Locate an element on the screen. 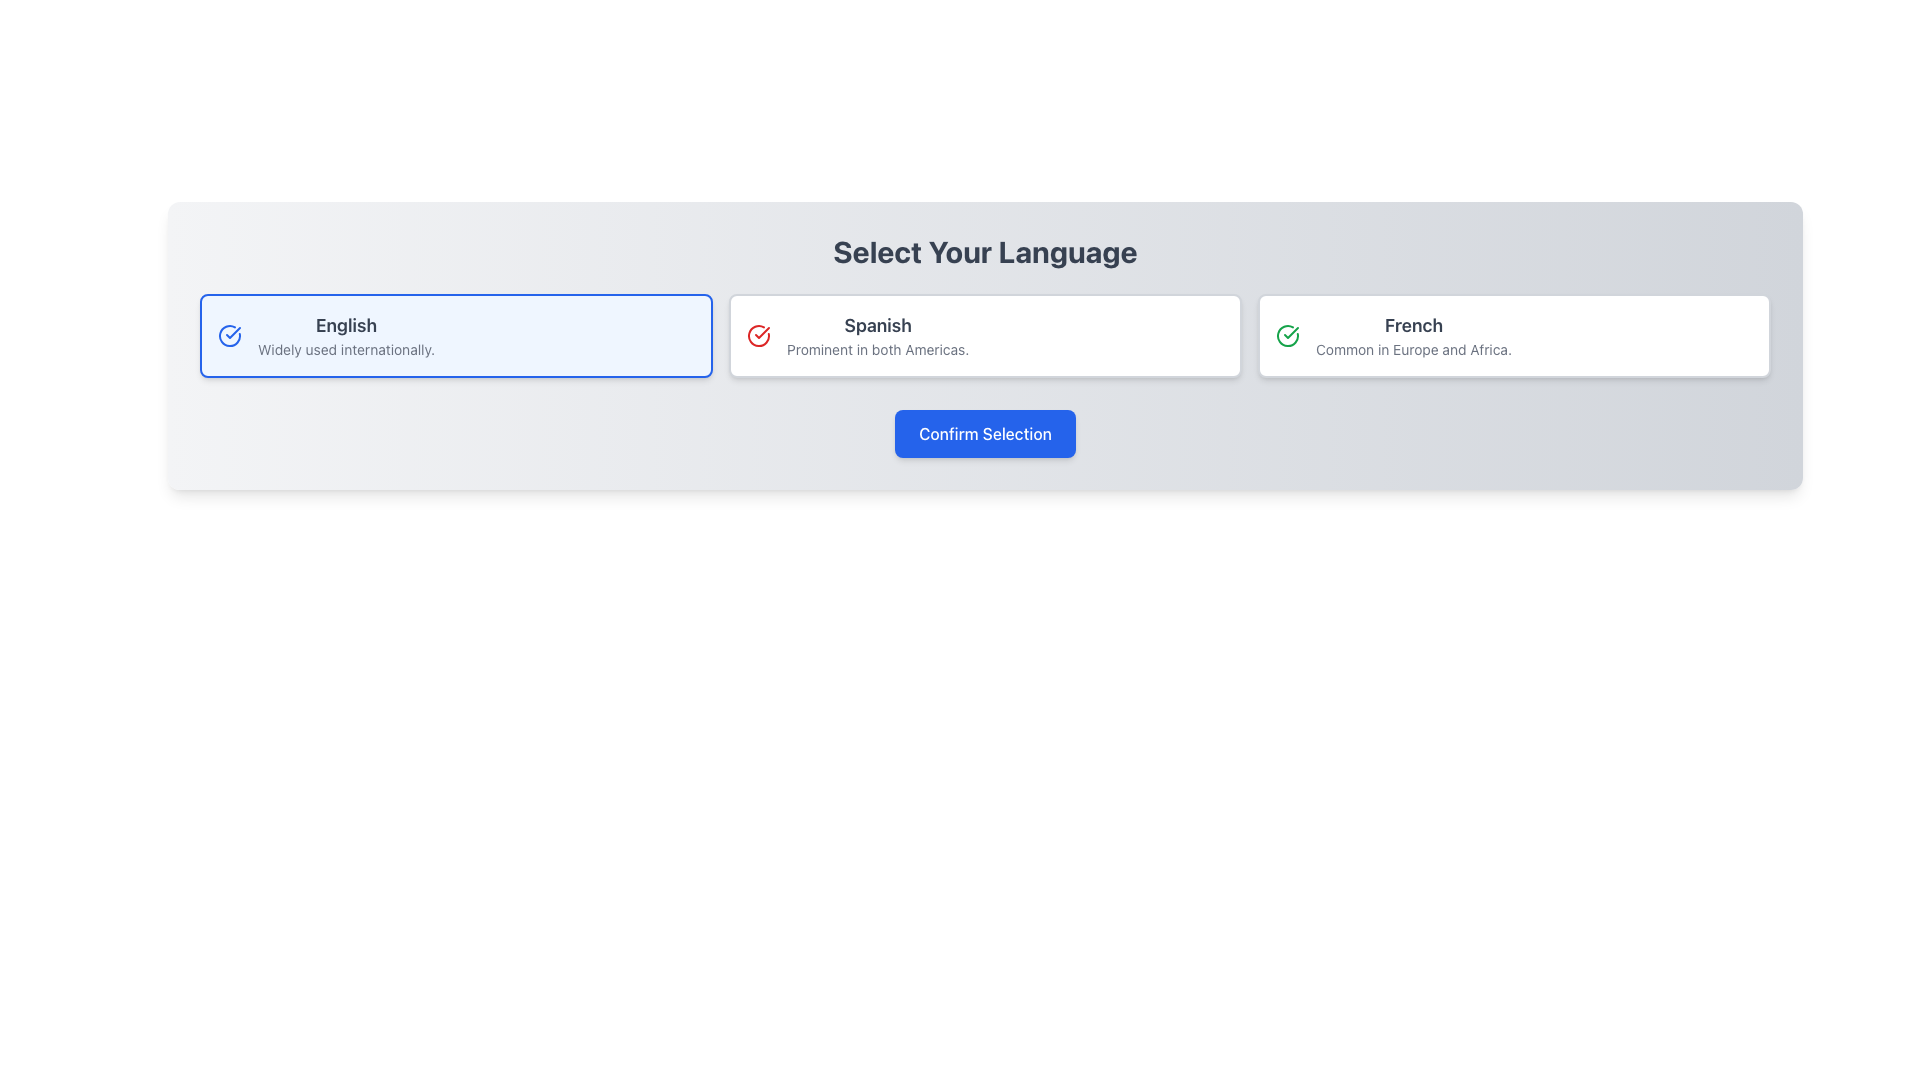 This screenshot has height=1080, width=1920. text label that serves as the heading for the language selection section, positioned at the top and centered above the language options is located at coordinates (985, 250).